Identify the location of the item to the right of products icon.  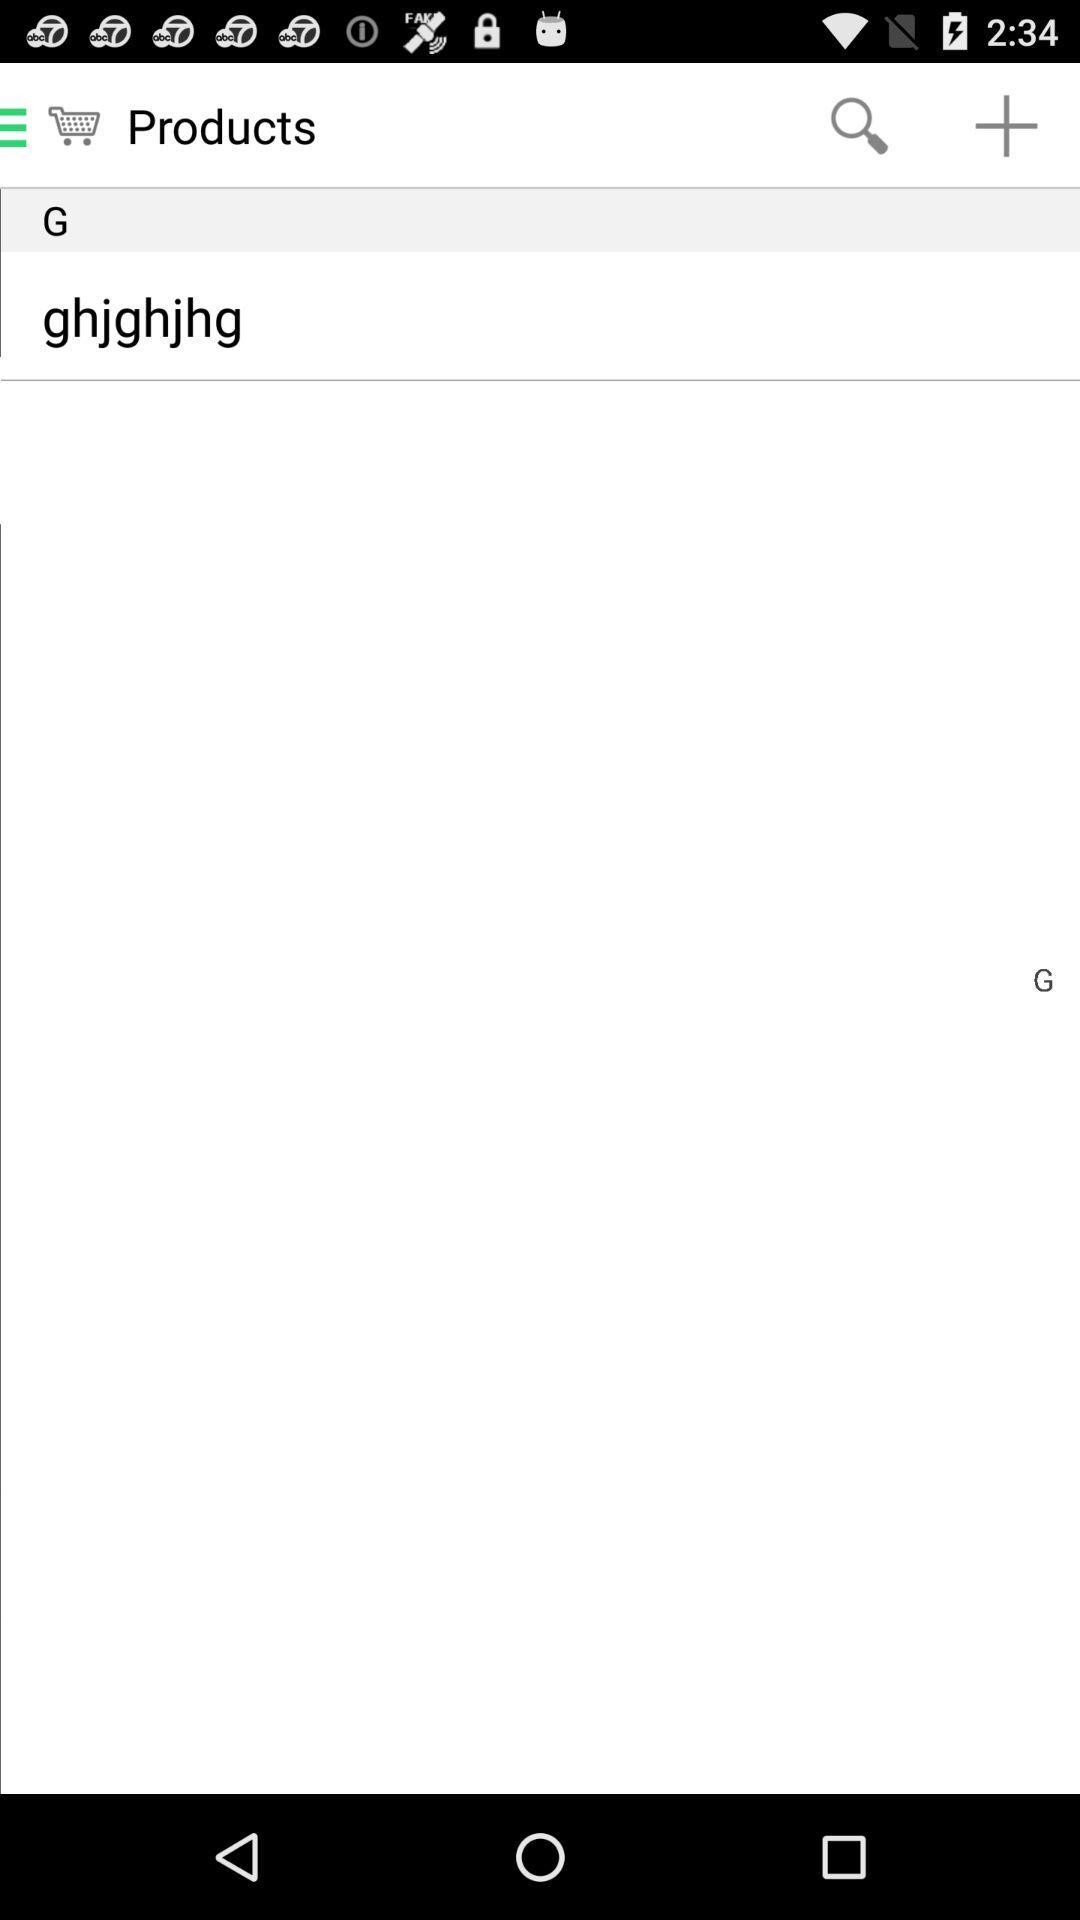
(858, 124).